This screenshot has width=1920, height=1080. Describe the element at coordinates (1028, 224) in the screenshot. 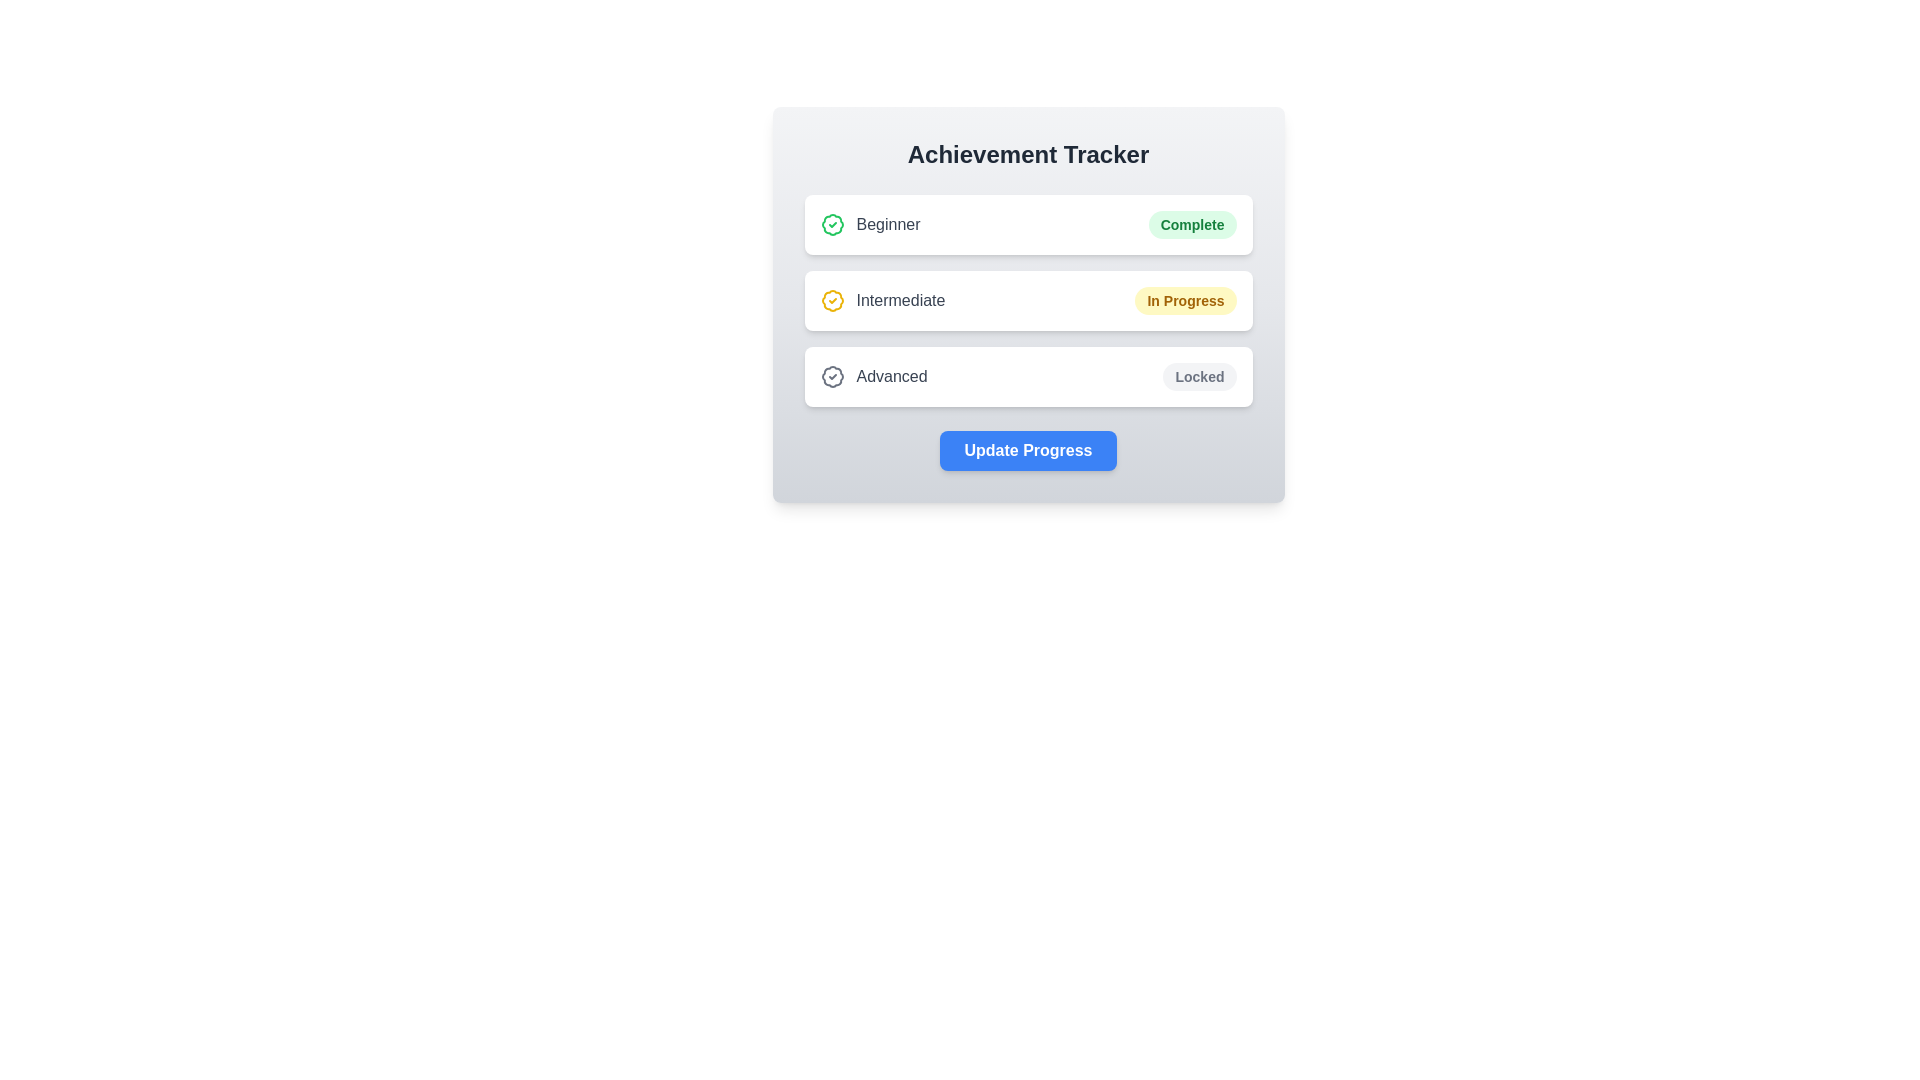

I see `the Status indicator block that indicates the completion status of a 'Beginner' task, which is positioned above the 'Intermediate' section and below the 'Achievement Tracker' title` at that location.